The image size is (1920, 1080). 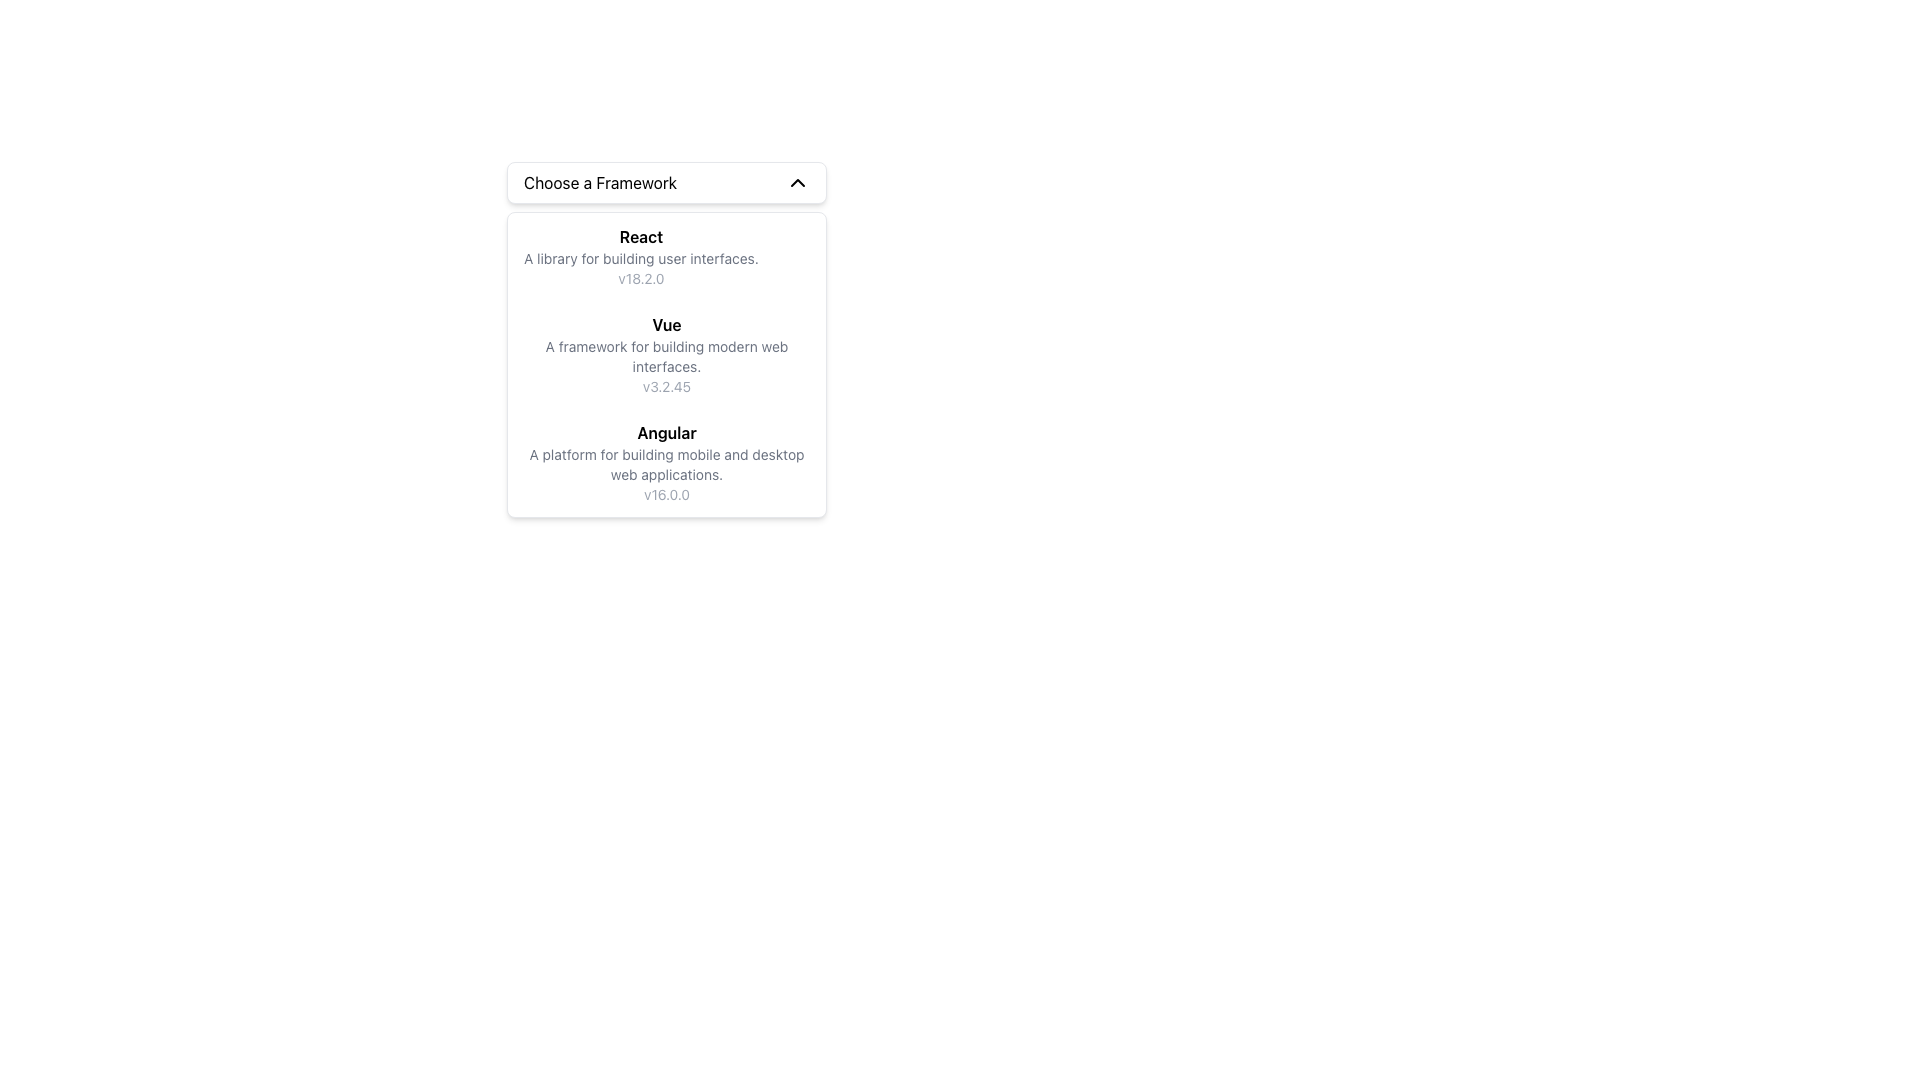 I want to click on the chevron icon located on the rightmost side of the header for the 'Choose a Framework' dropdown menu, so click(x=796, y=182).